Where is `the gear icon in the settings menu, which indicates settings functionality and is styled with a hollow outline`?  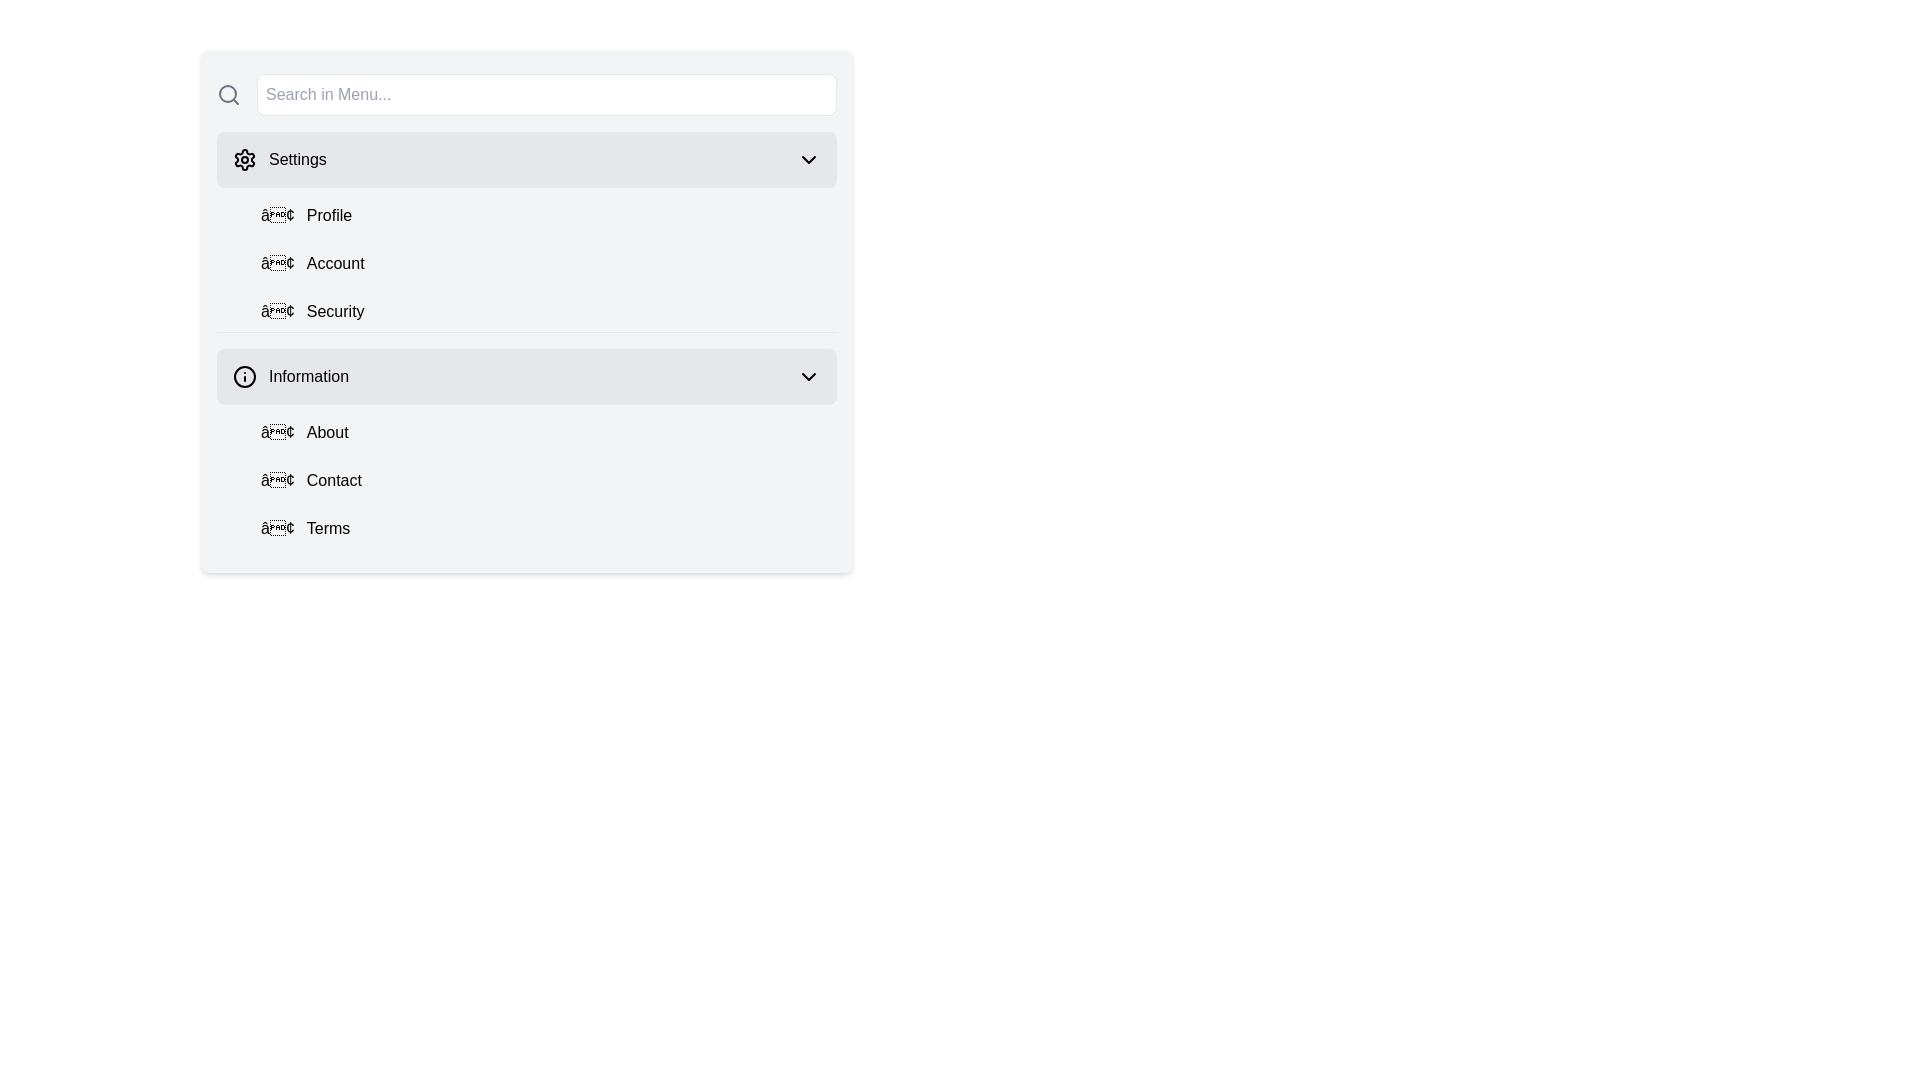
the gear icon in the settings menu, which indicates settings functionality and is styled with a hollow outline is located at coordinates (243, 158).